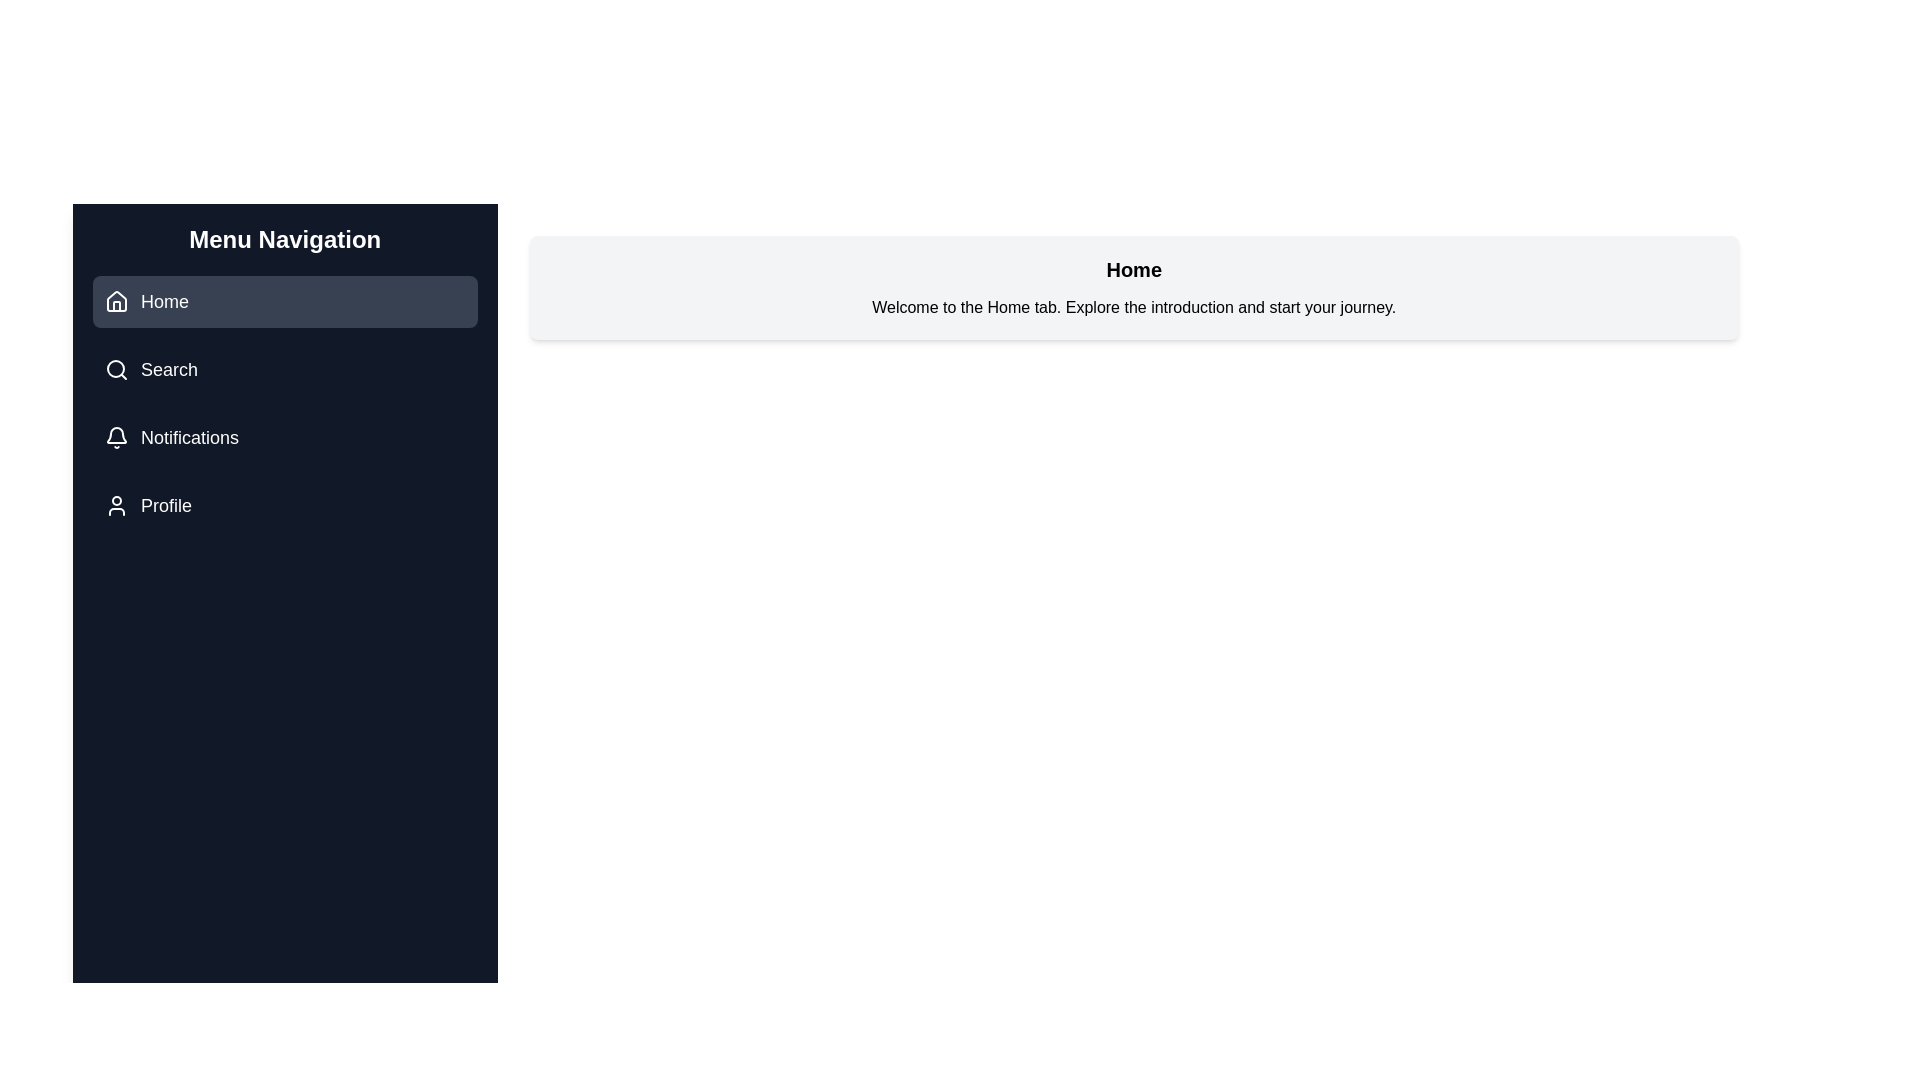  Describe the element at coordinates (284, 370) in the screenshot. I see `the tab Search to observe its icon and title` at that location.